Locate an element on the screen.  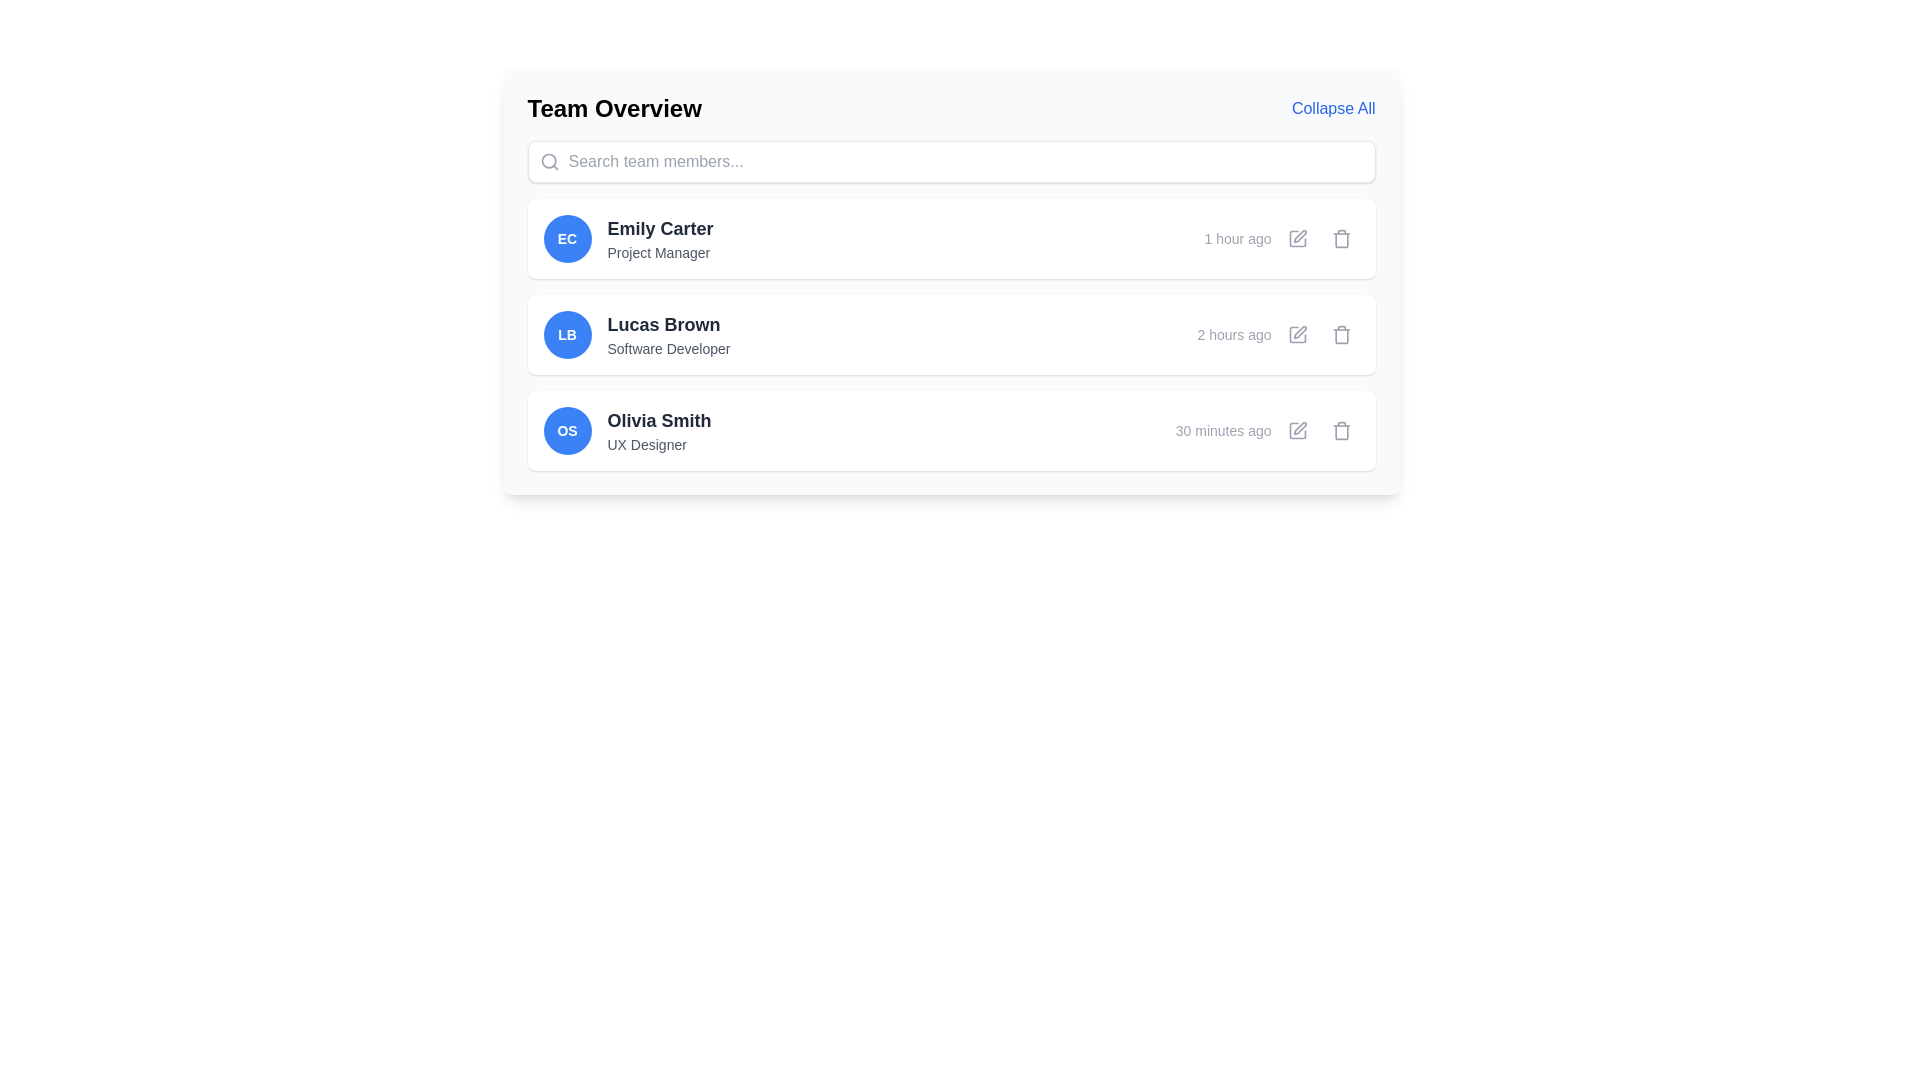
the circular avatar with initials 'EC' in white on a blue background, located on the left side of the row labeled 'Emily Carter' and 'Project Manager' in the Team Overview interface is located at coordinates (566, 238).